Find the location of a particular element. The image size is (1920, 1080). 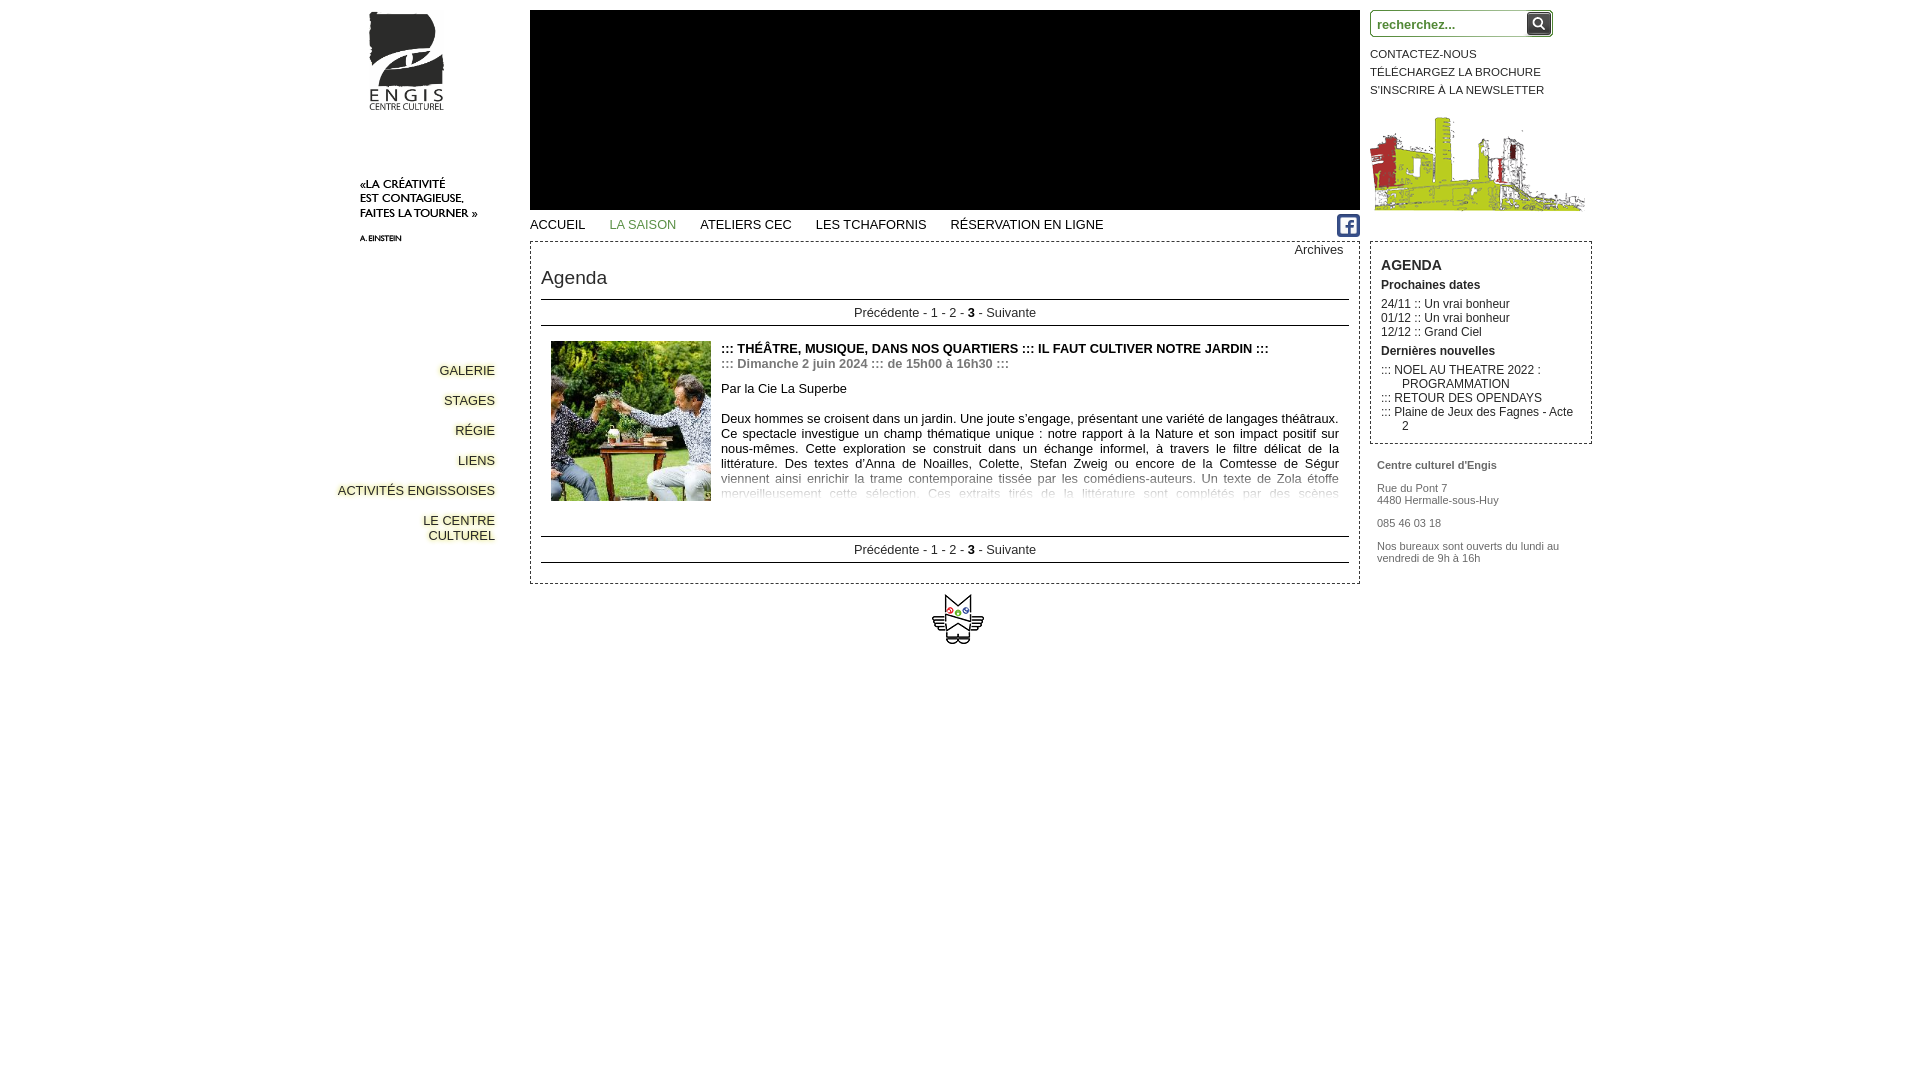

'LE CENTRE is located at coordinates (335, 527).